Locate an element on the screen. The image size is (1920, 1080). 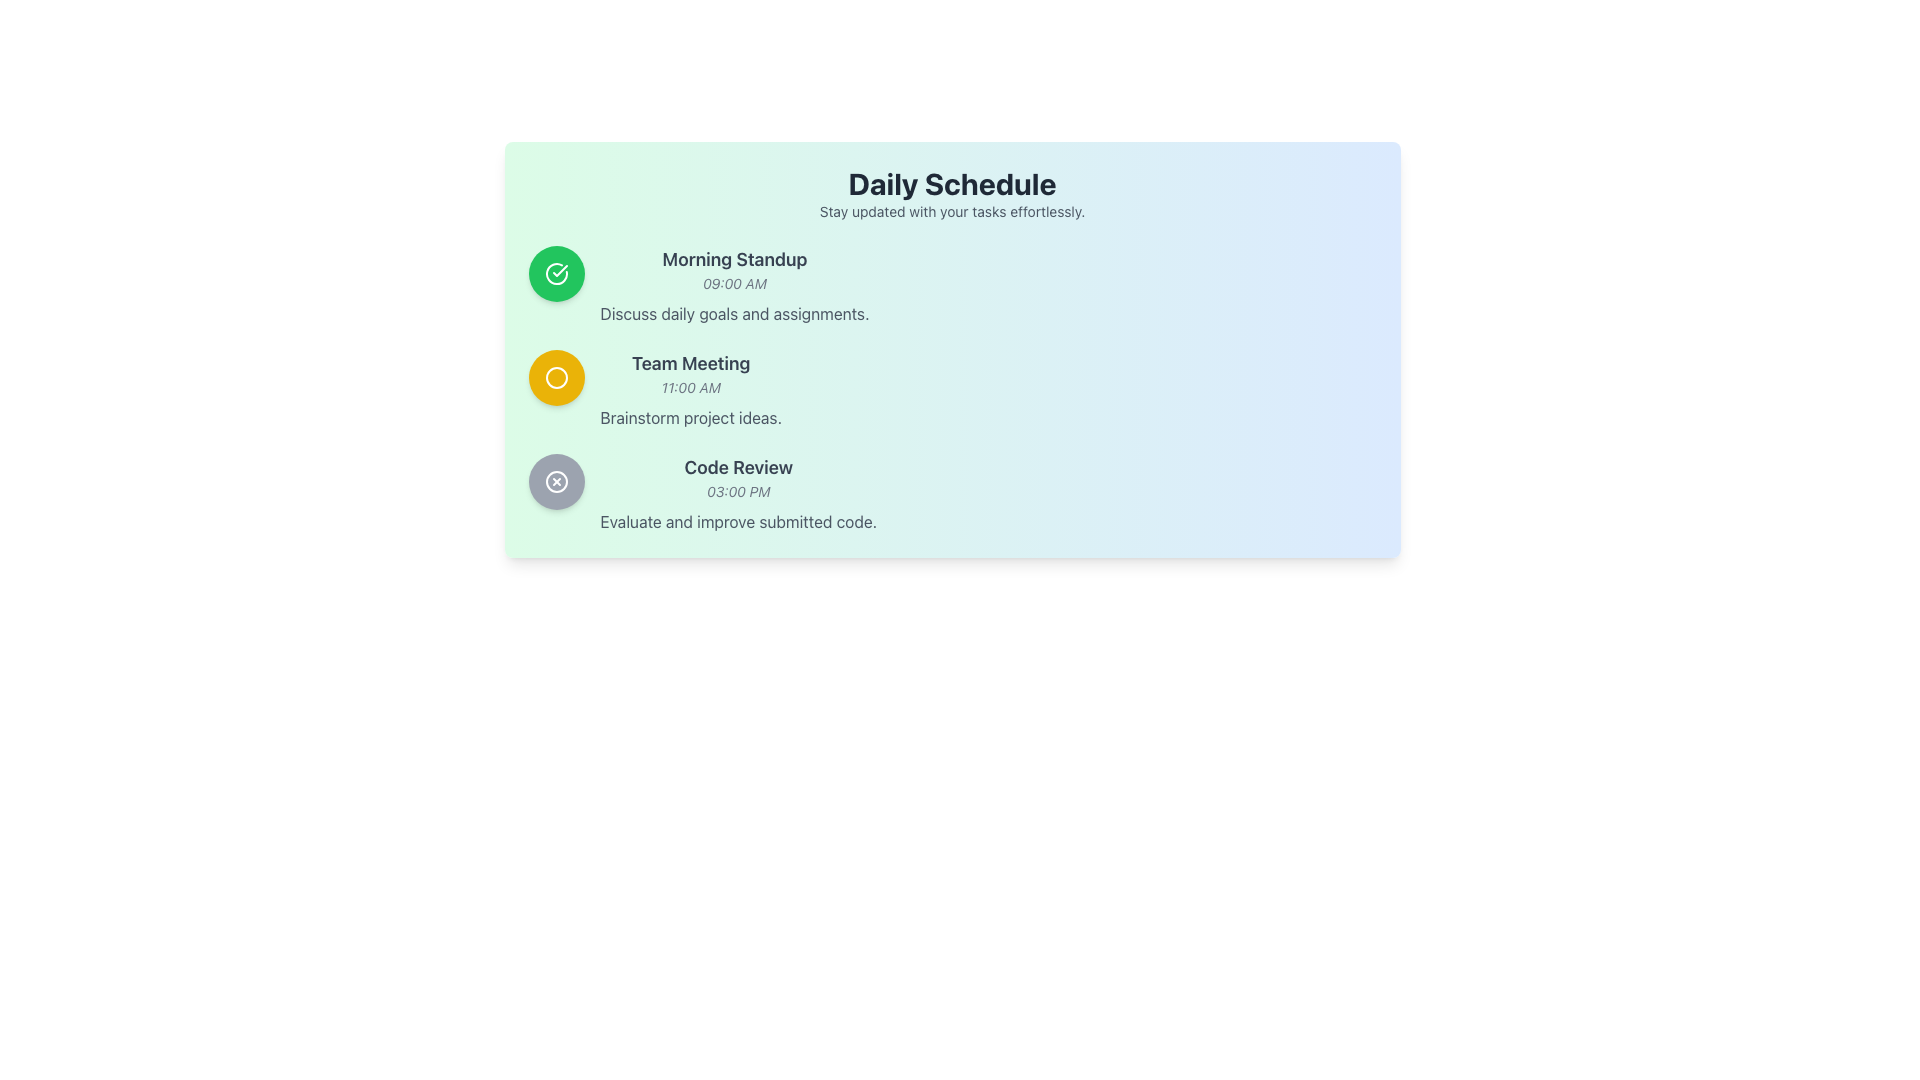
text label that says 'Stay updated with your tasks effortlessly.', which is located below the 'Daily Schedule' title is located at coordinates (951, 212).